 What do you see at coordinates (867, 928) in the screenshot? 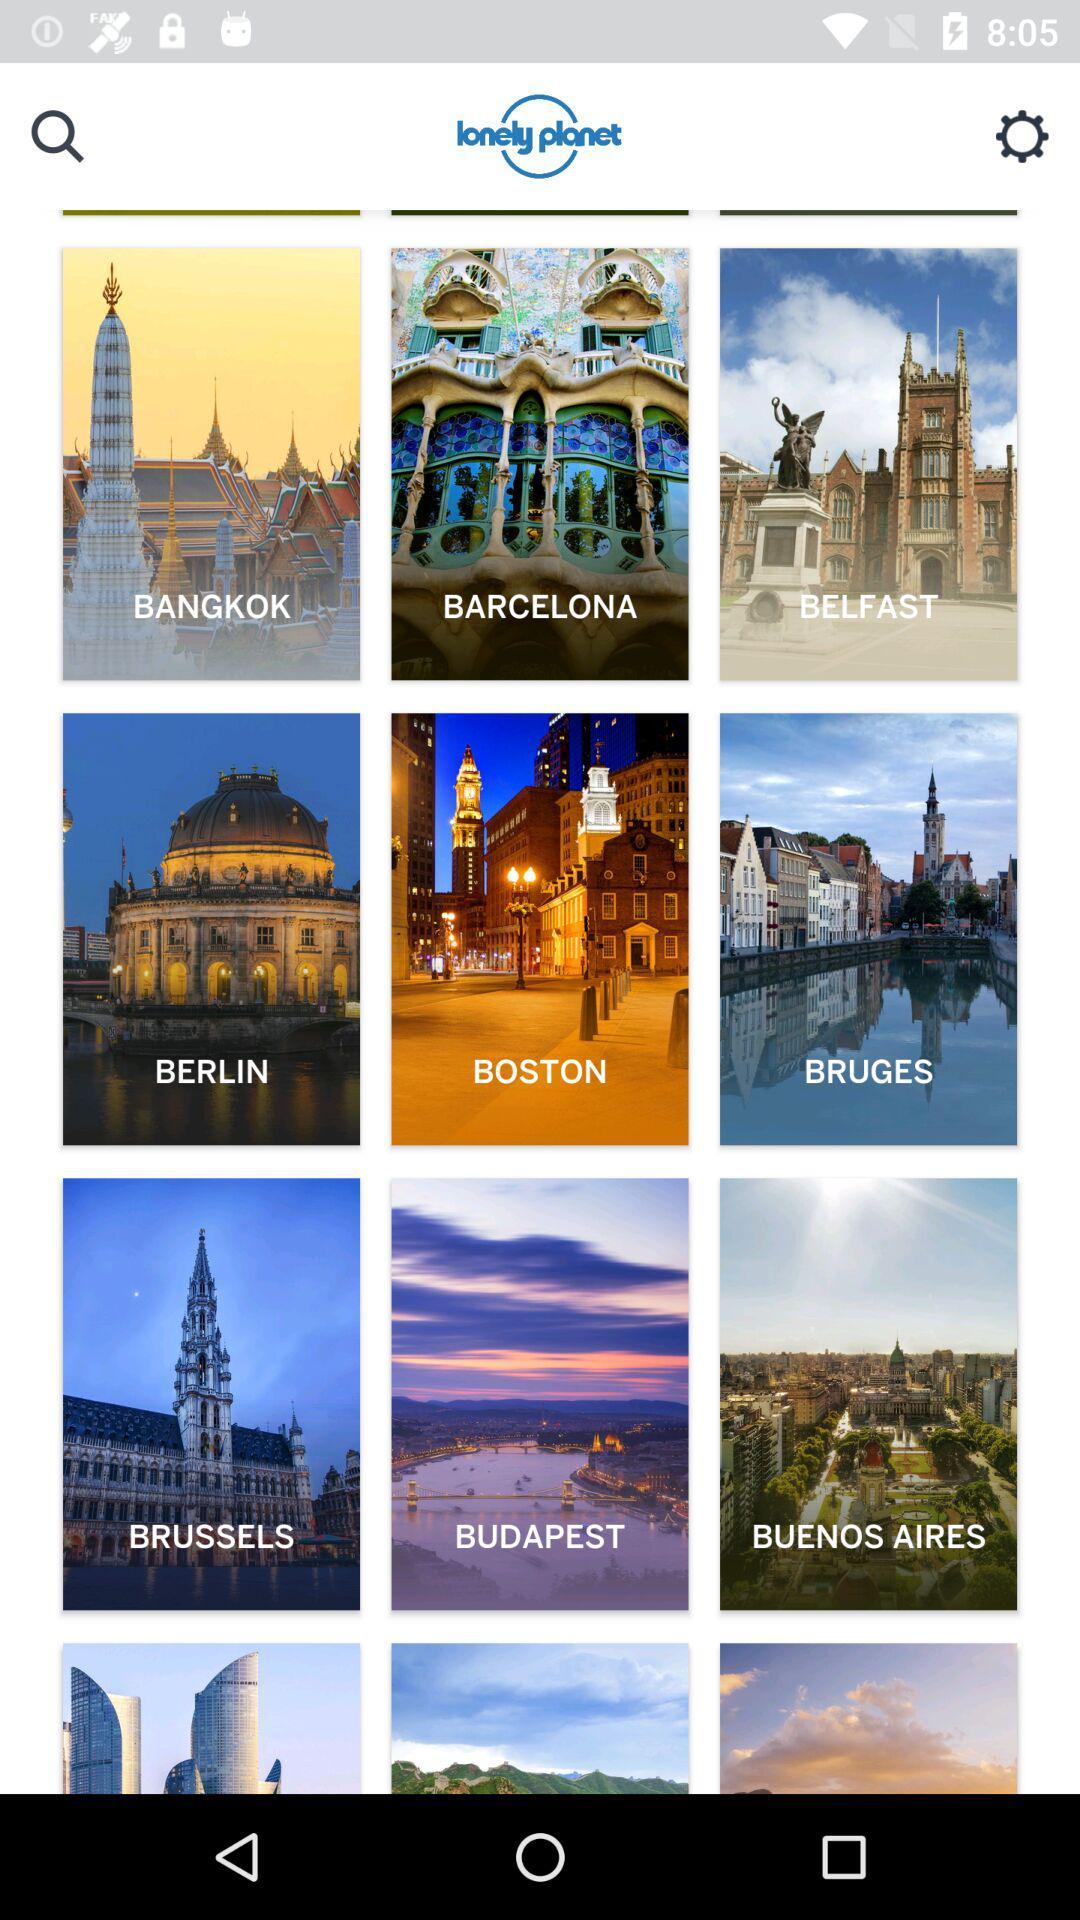
I see `the second row third image` at bounding box center [867, 928].